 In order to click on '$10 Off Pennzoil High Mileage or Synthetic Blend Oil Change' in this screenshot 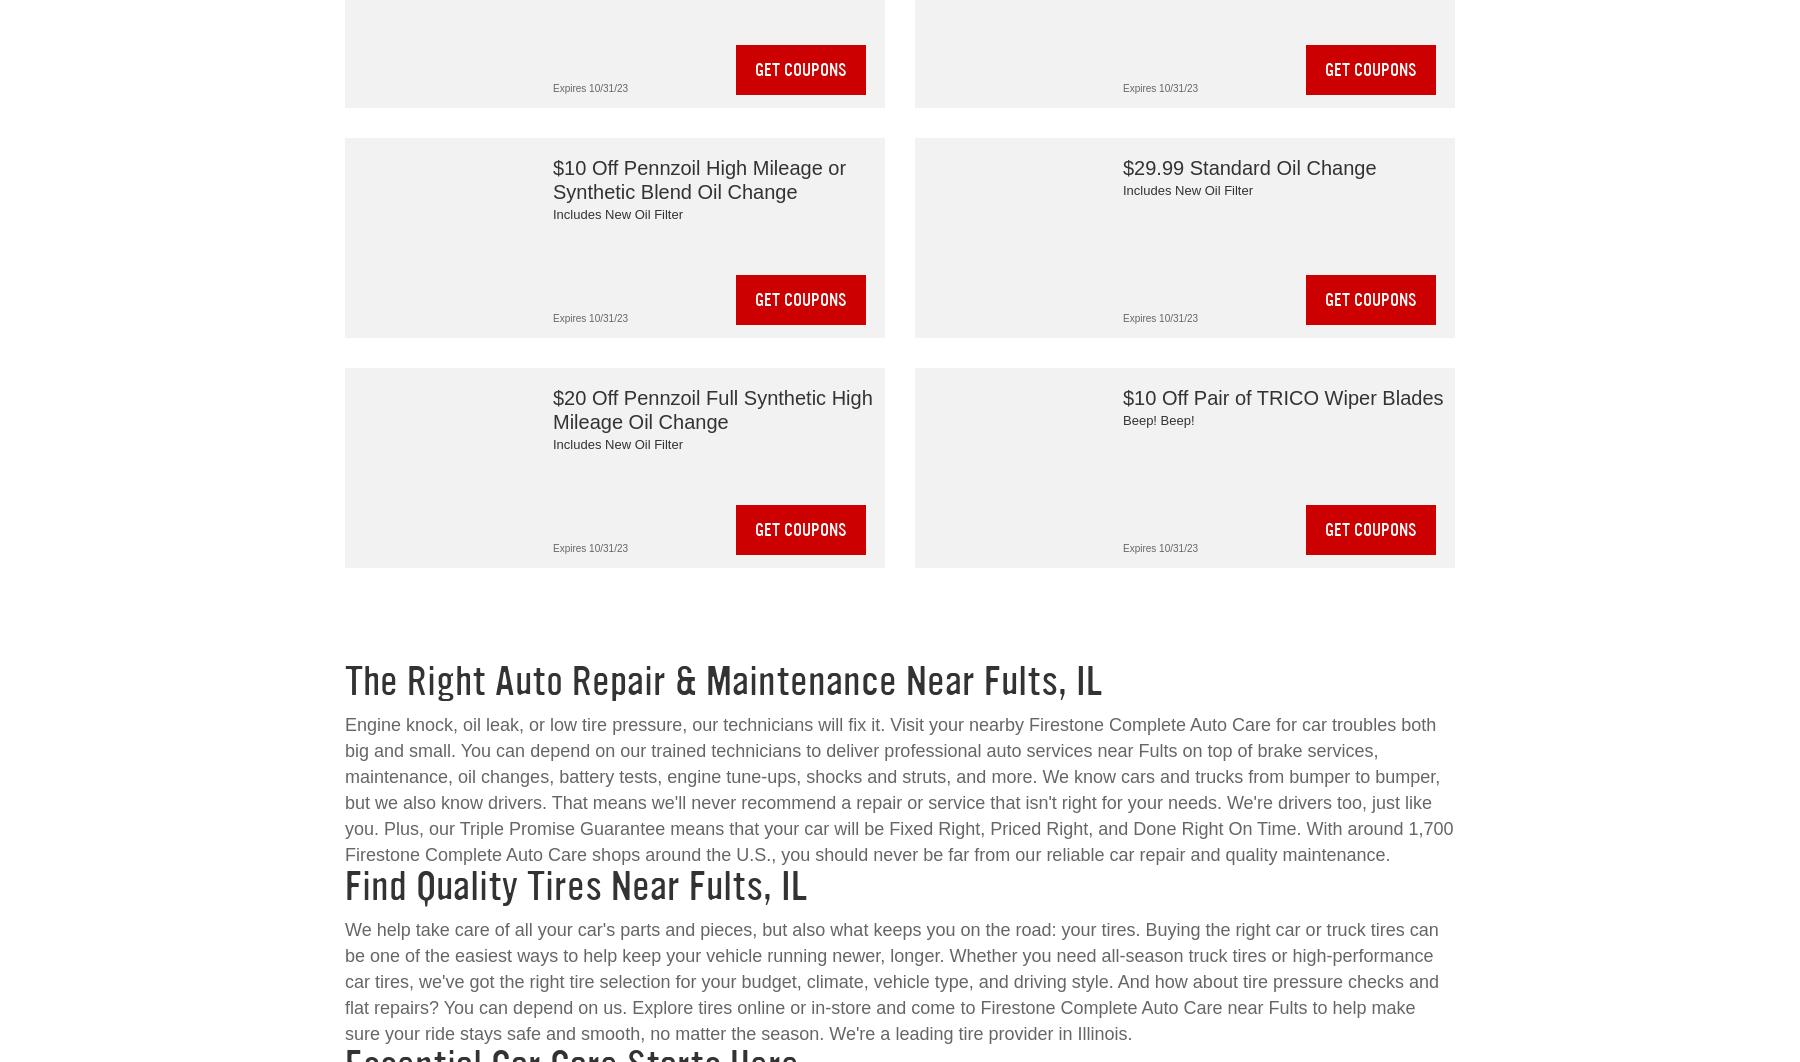, I will do `click(551, 180)`.